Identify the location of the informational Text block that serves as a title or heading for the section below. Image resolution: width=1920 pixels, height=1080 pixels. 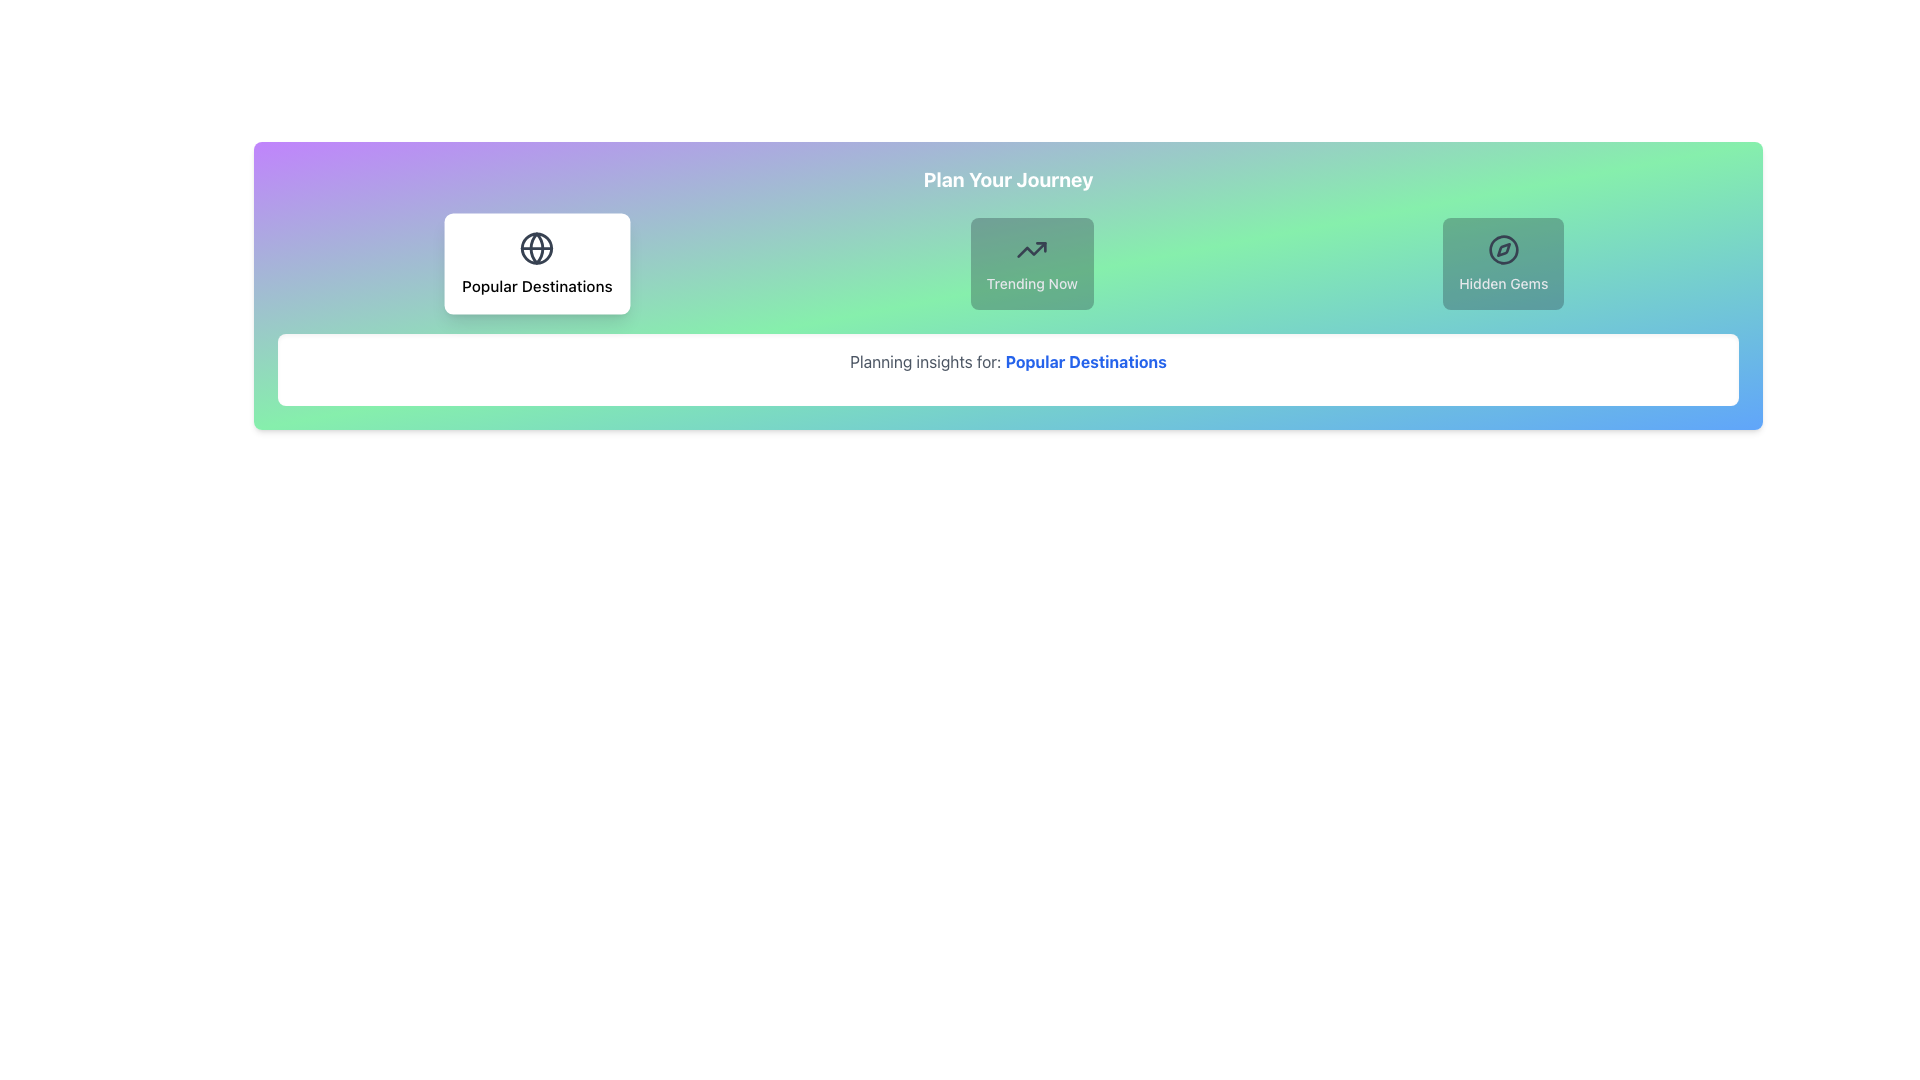
(1008, 180).